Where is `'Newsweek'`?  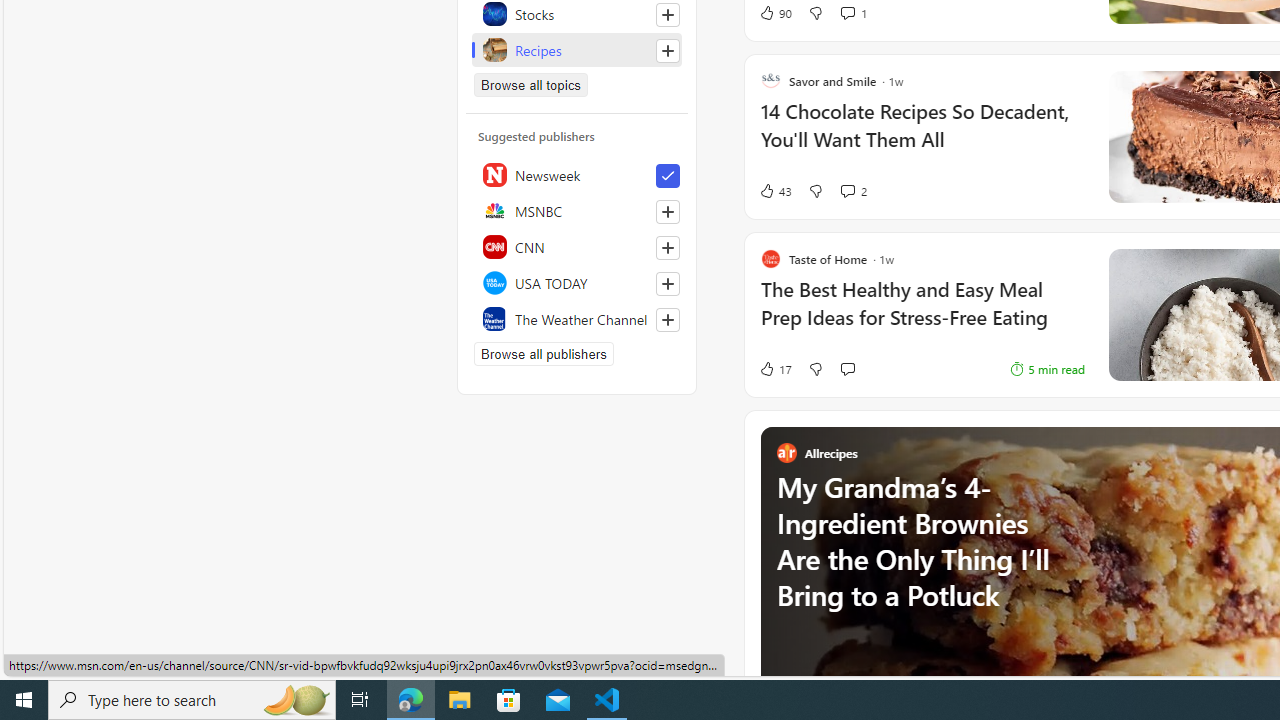
'Newsweek' is located at coordinates (576, 173).